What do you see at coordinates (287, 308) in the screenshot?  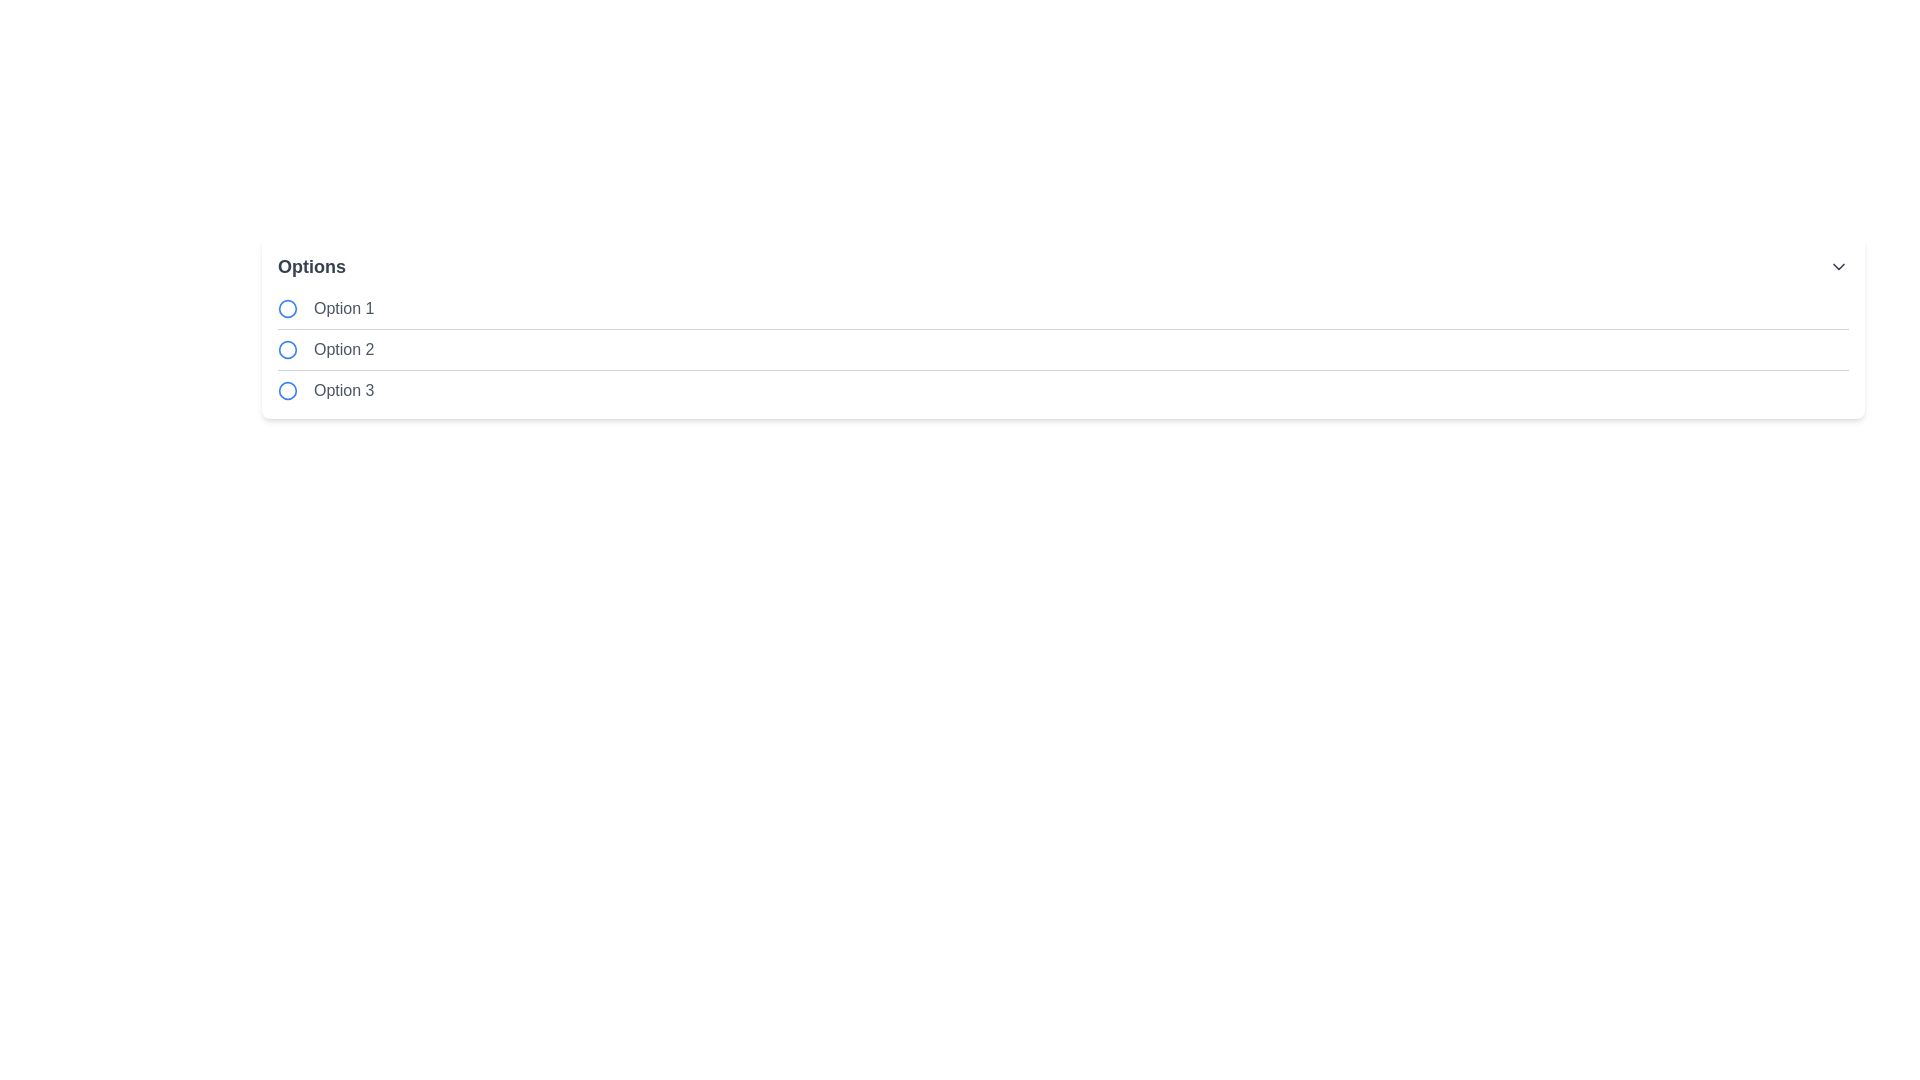 I see `the circular radio button with a blue outline associated with 'Option 1'` at bounding box center [287, 308].